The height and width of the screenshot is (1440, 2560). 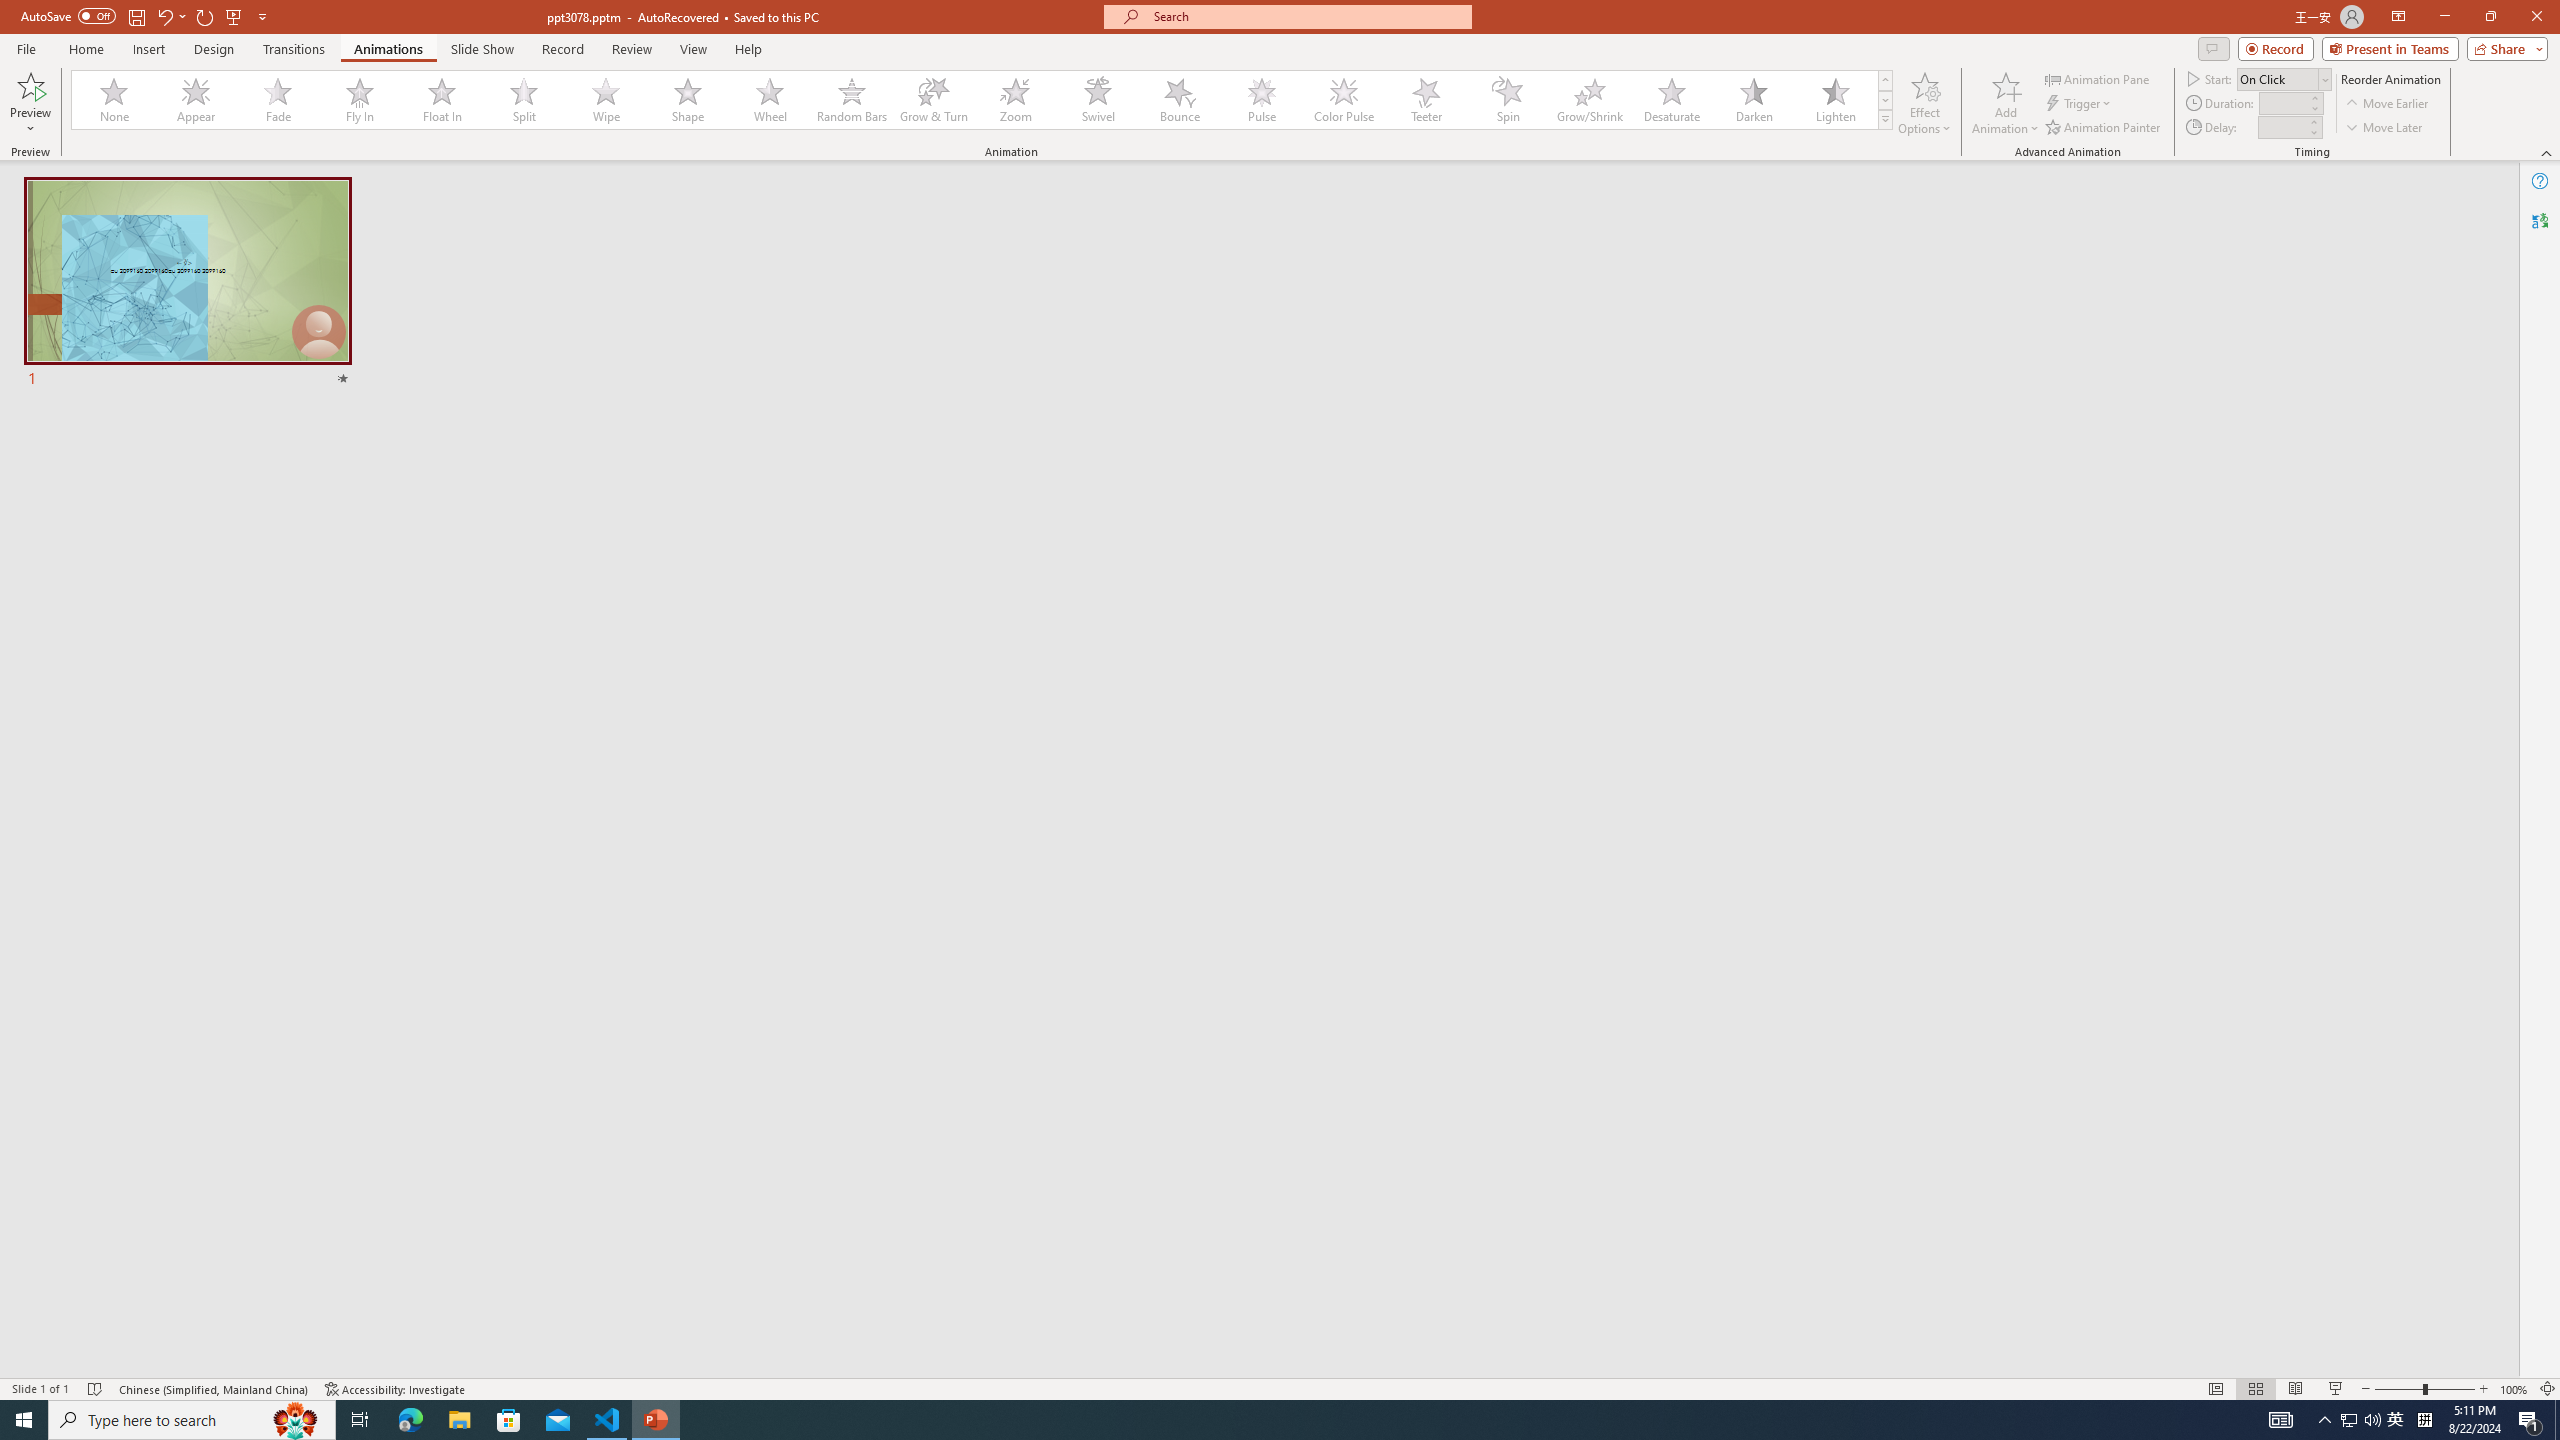 I want to click on 'Move Later', so click(x=2384, y=127).